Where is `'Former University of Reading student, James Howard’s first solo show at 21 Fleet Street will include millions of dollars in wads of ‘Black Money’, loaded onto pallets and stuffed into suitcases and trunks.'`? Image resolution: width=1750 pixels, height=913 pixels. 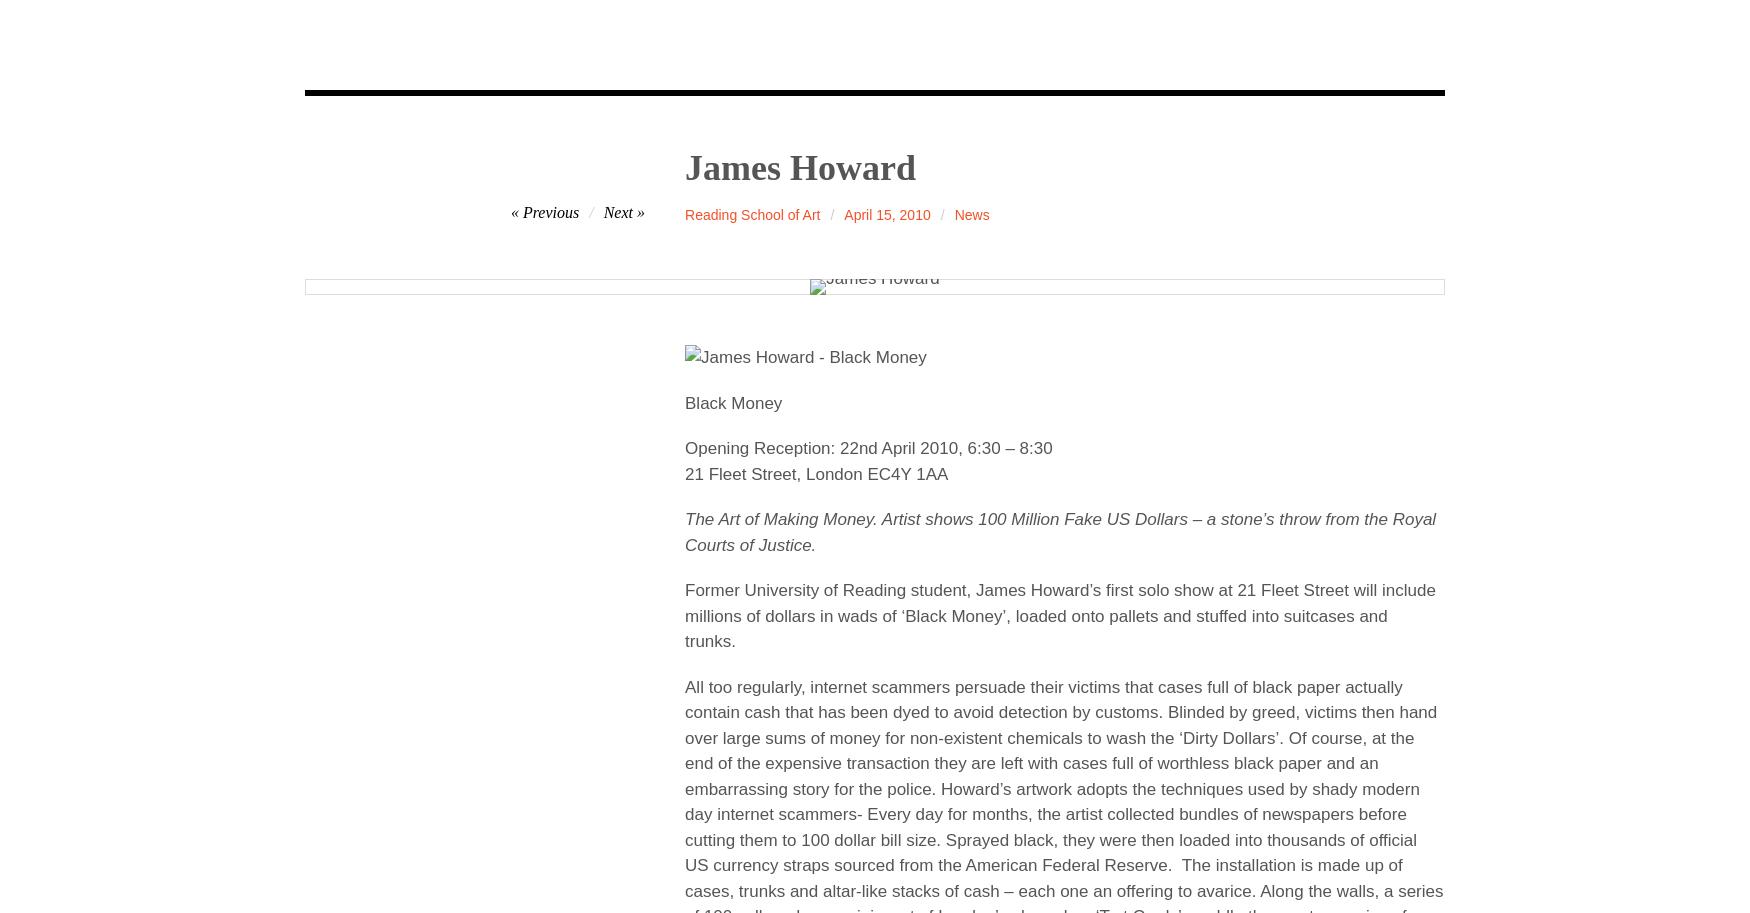 'Former University of Reading student, James Howard’s first solo show at 21 Fleet Street will include millions of dollars in wads of ‘Black Money’, loaded onto pallets and stuffed into suitcases and trunks.' is located at coordinates (683, 616).